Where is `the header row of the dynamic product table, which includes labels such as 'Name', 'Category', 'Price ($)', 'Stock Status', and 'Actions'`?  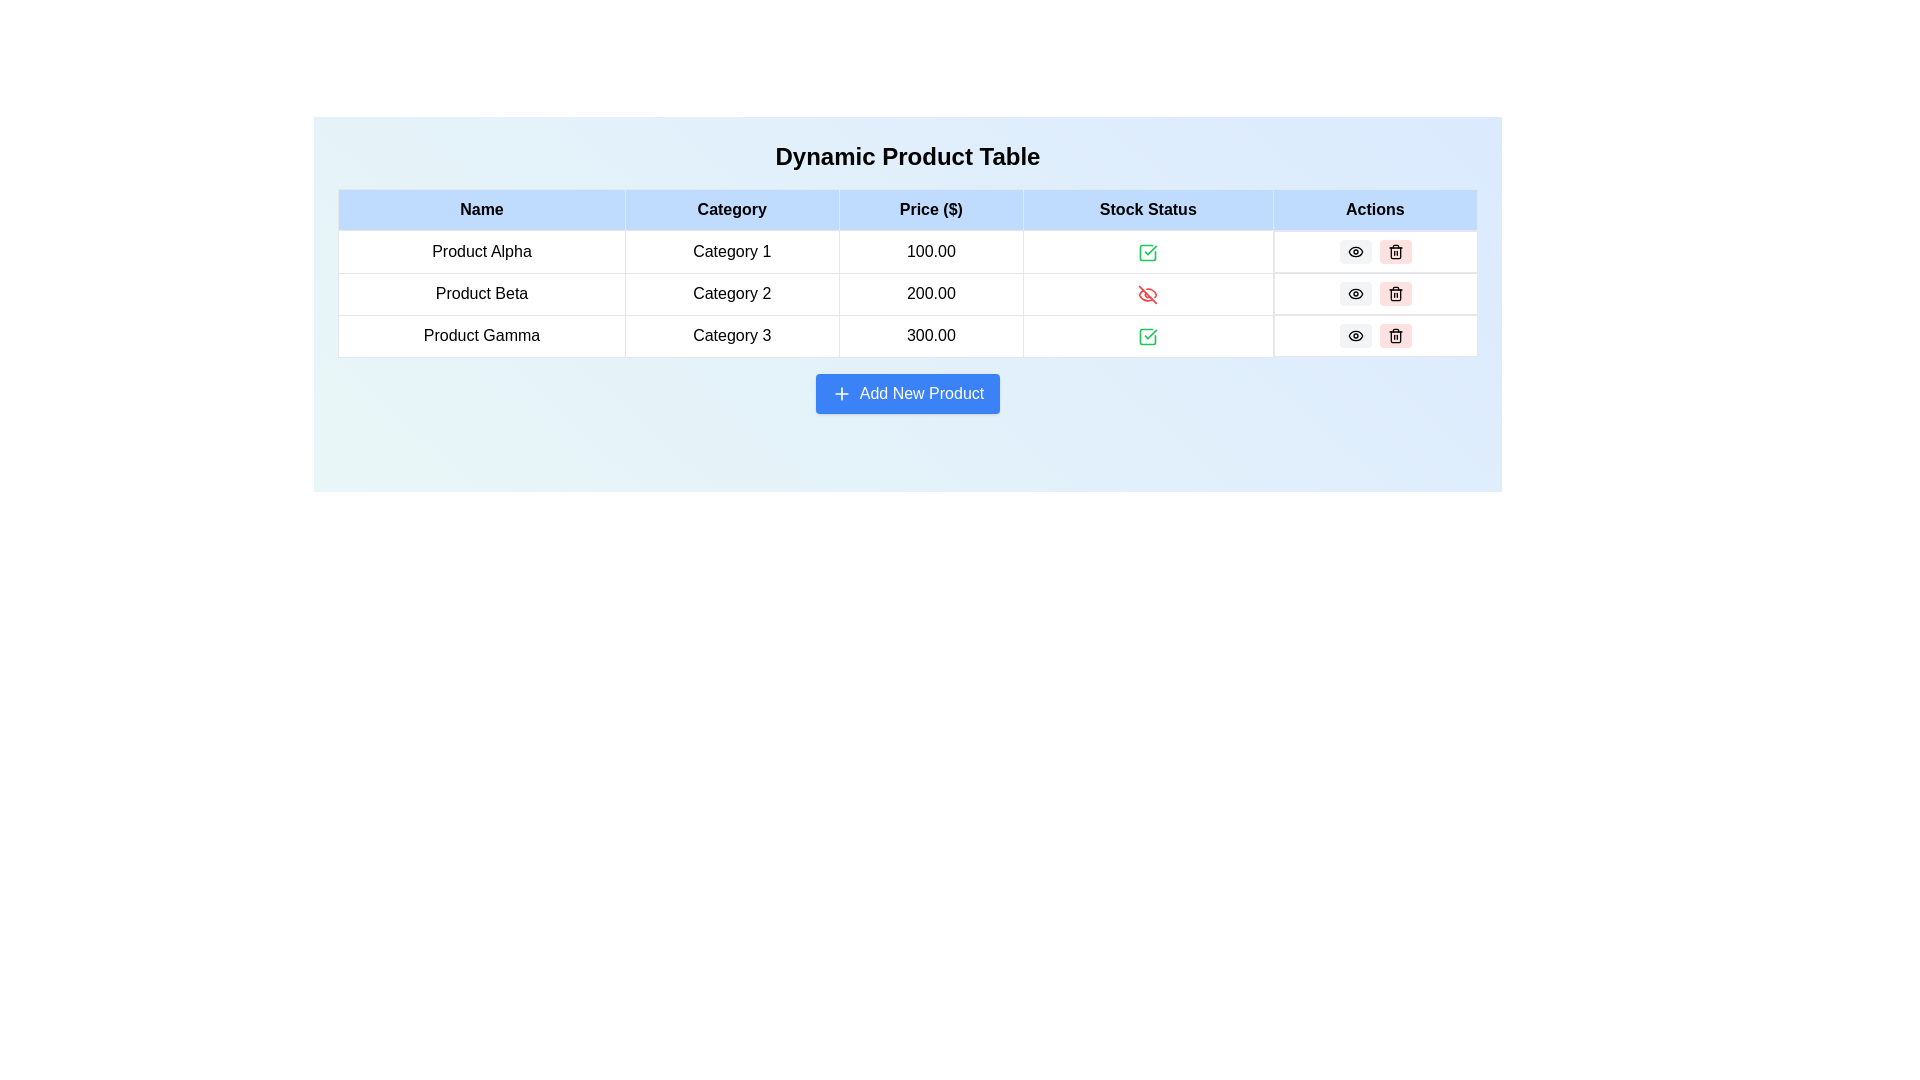 the header row of the dynamic product table, which includes labels such as 'Name', 'Category', 'Price ($)', 'Stock Status', and 'Actions' is located at coordinates (906, 209).